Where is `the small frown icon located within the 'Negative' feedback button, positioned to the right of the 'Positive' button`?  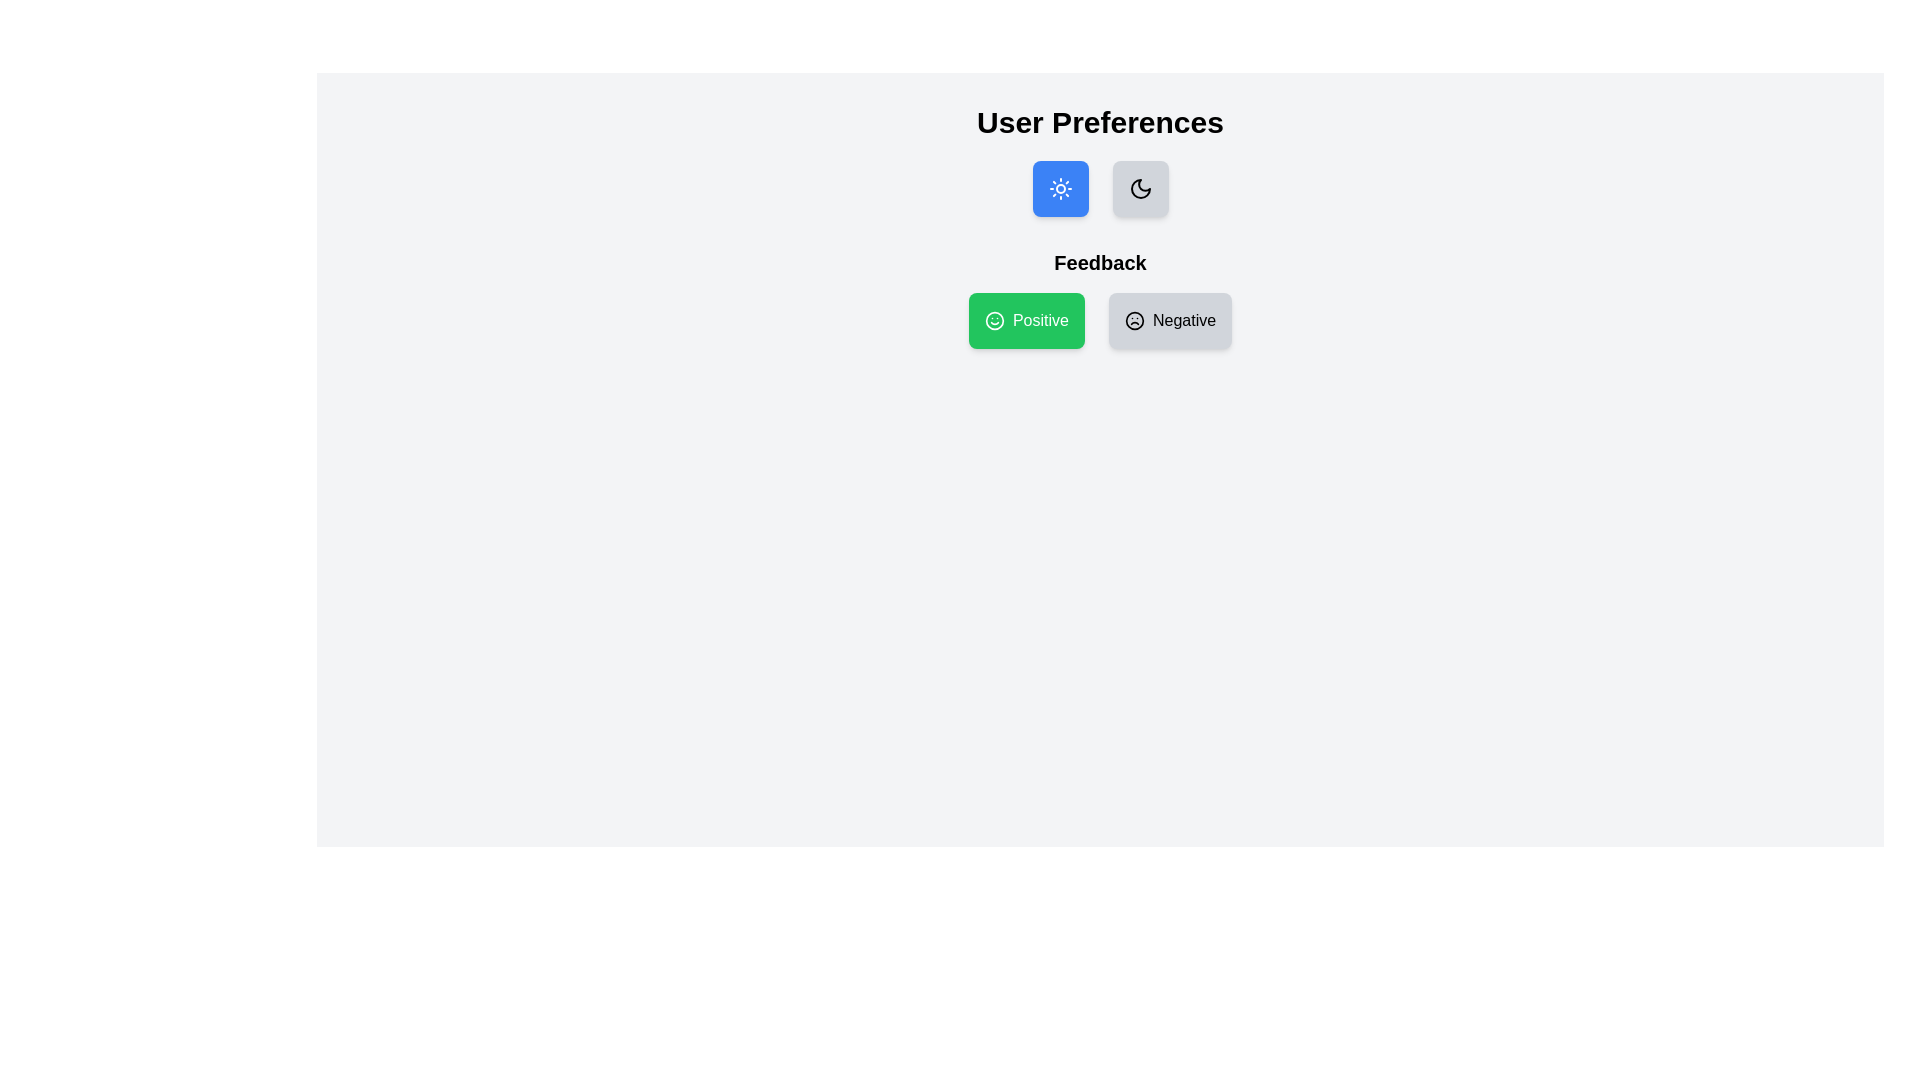
the small frown icon located within the 'Negative' feedback button, positioned to the right of the 'Positive' button is located at coordinates (1134, 319).